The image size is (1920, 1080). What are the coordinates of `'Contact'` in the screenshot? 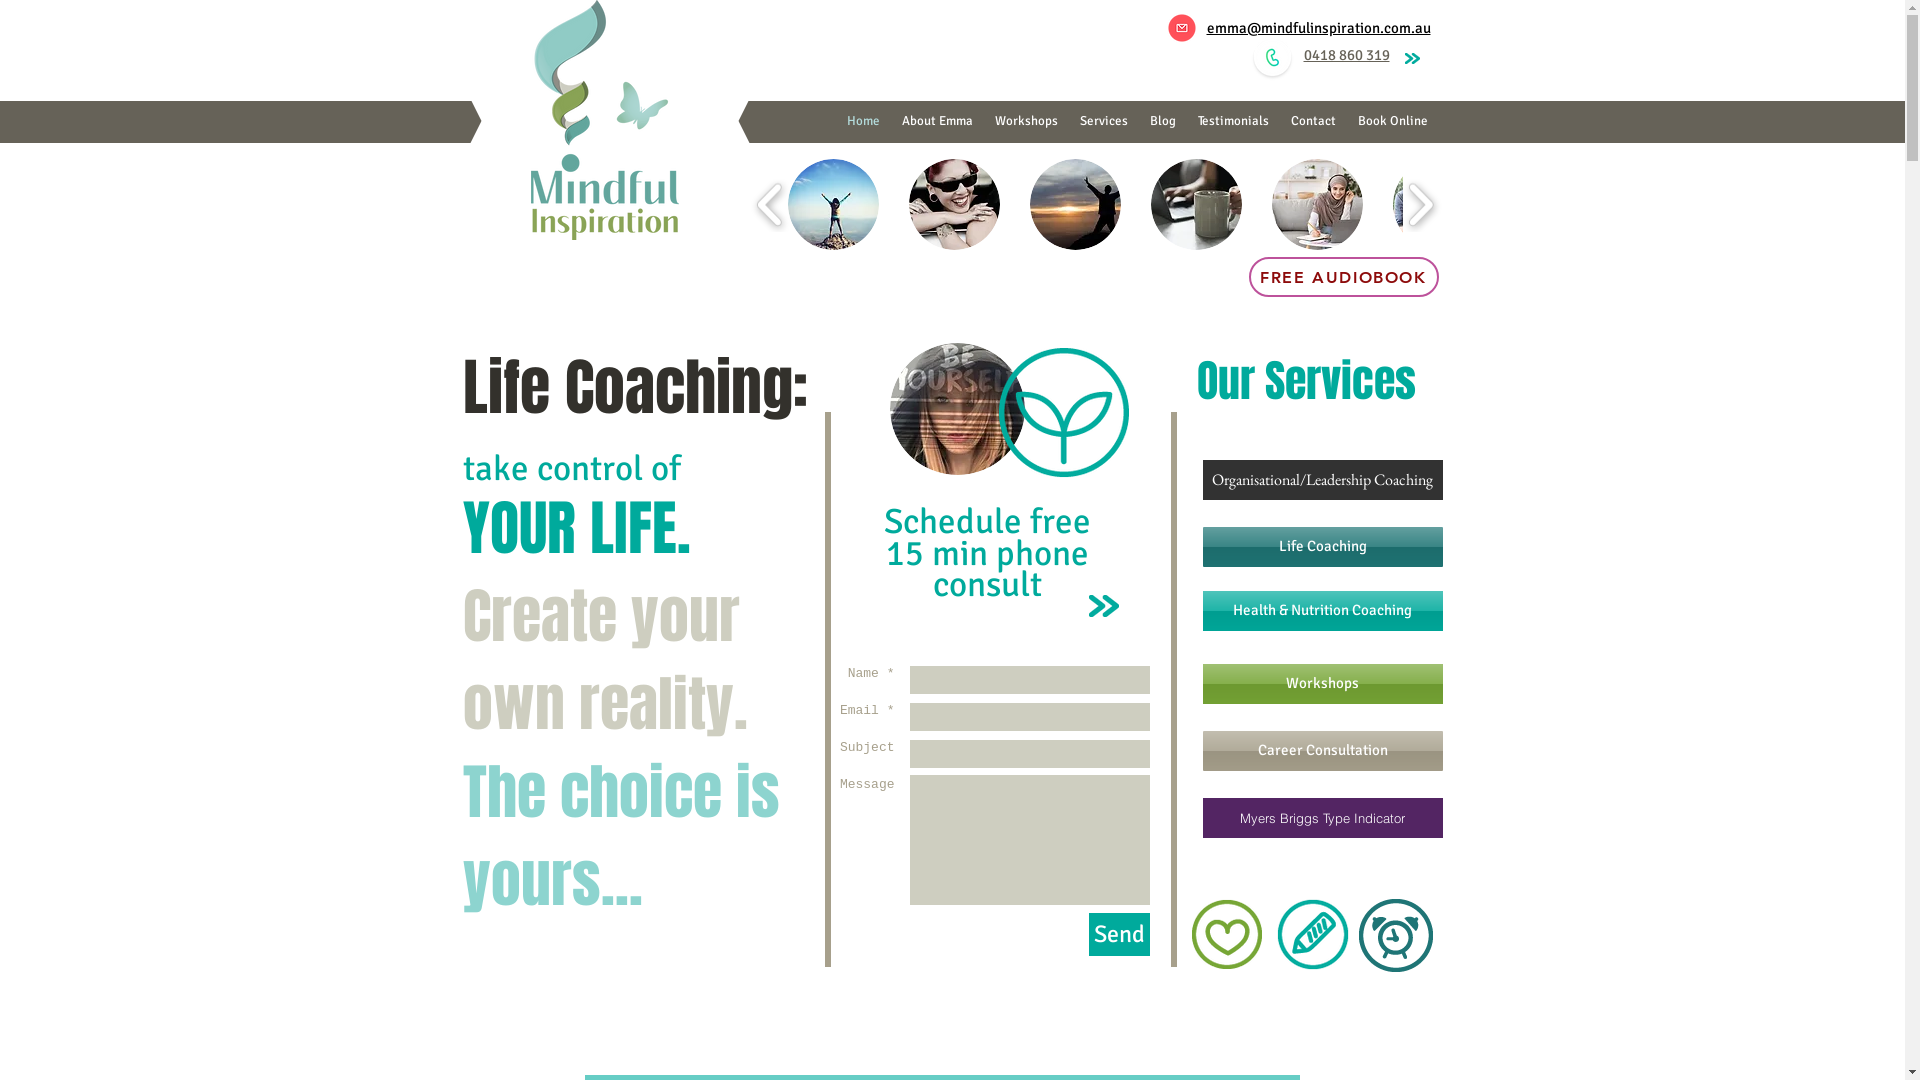 It's located at (1280, 121).